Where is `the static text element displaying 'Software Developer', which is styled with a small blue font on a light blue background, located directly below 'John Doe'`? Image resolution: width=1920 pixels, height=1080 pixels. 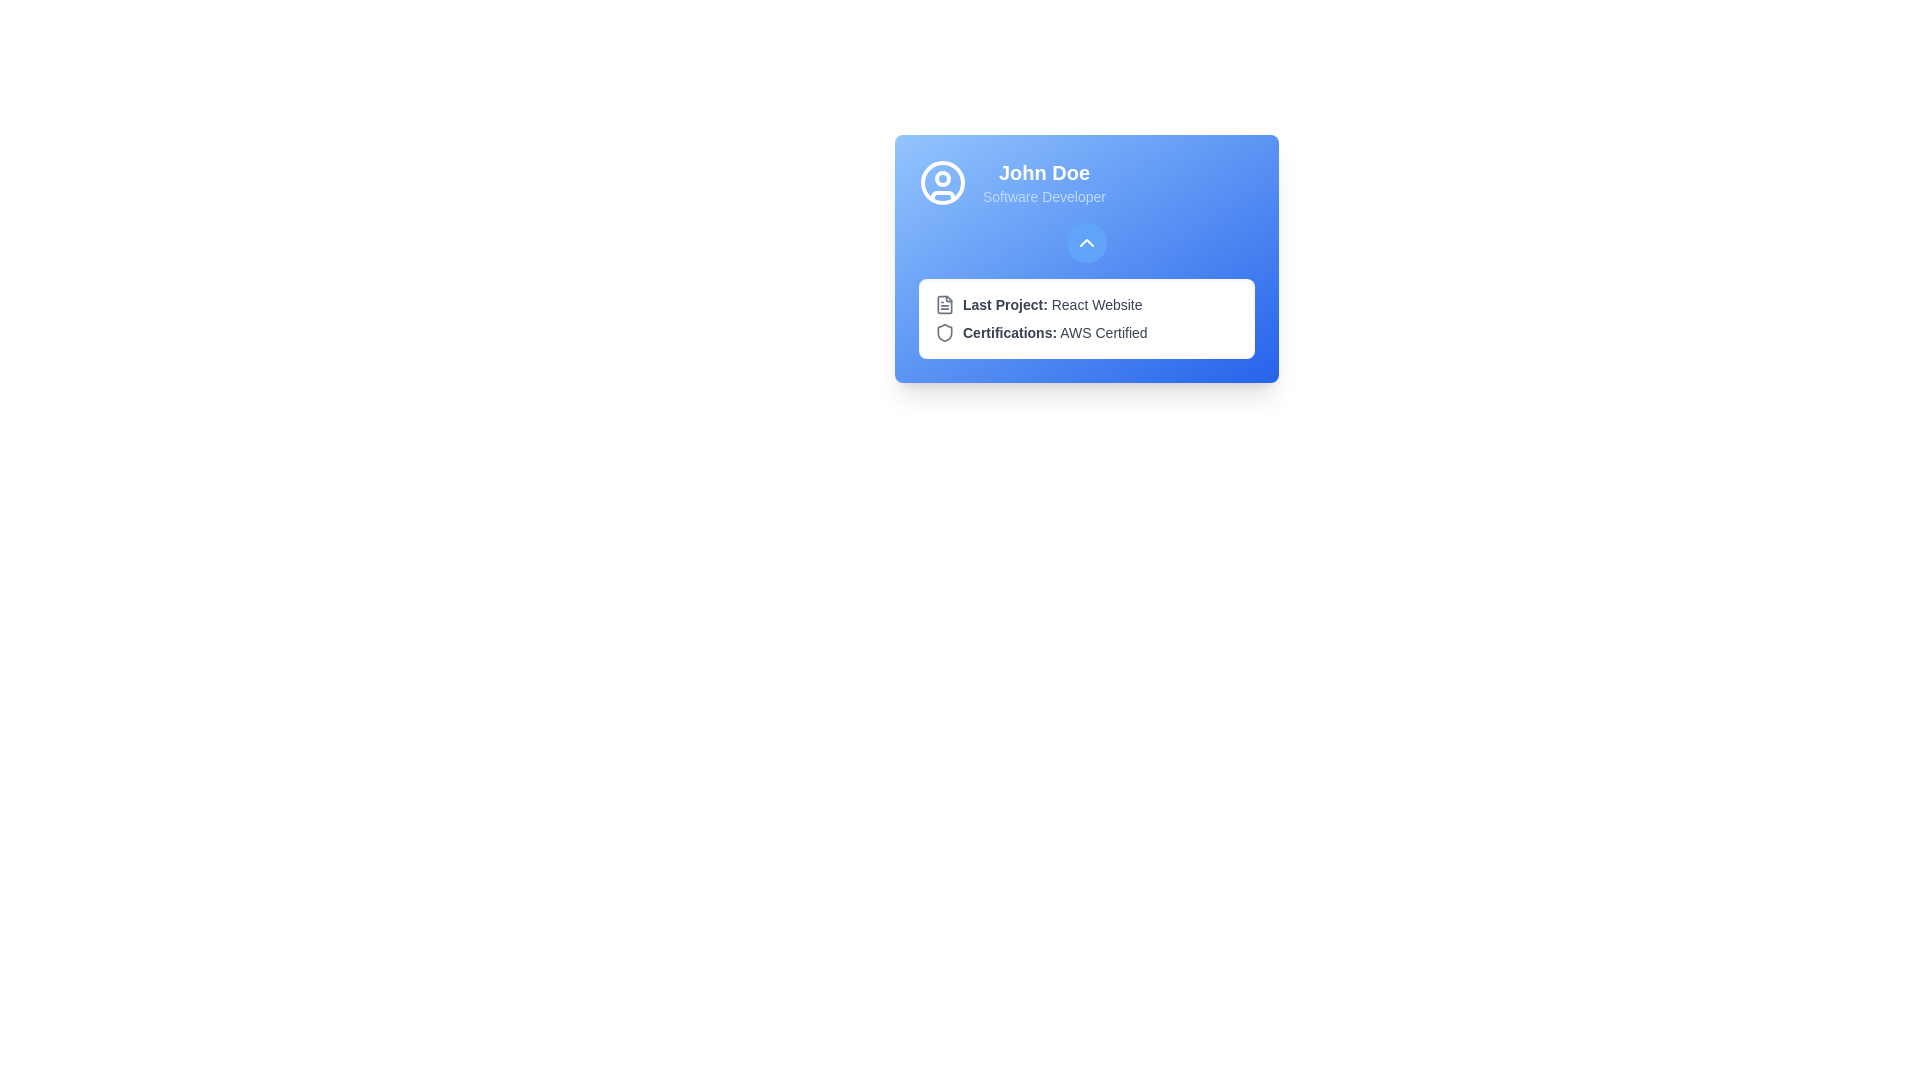 the static text element displaying 'Software Developer', which is styled with a small blue font on a light blue background, located directly below 'John Doe' is located at coordinates (1043, 196).